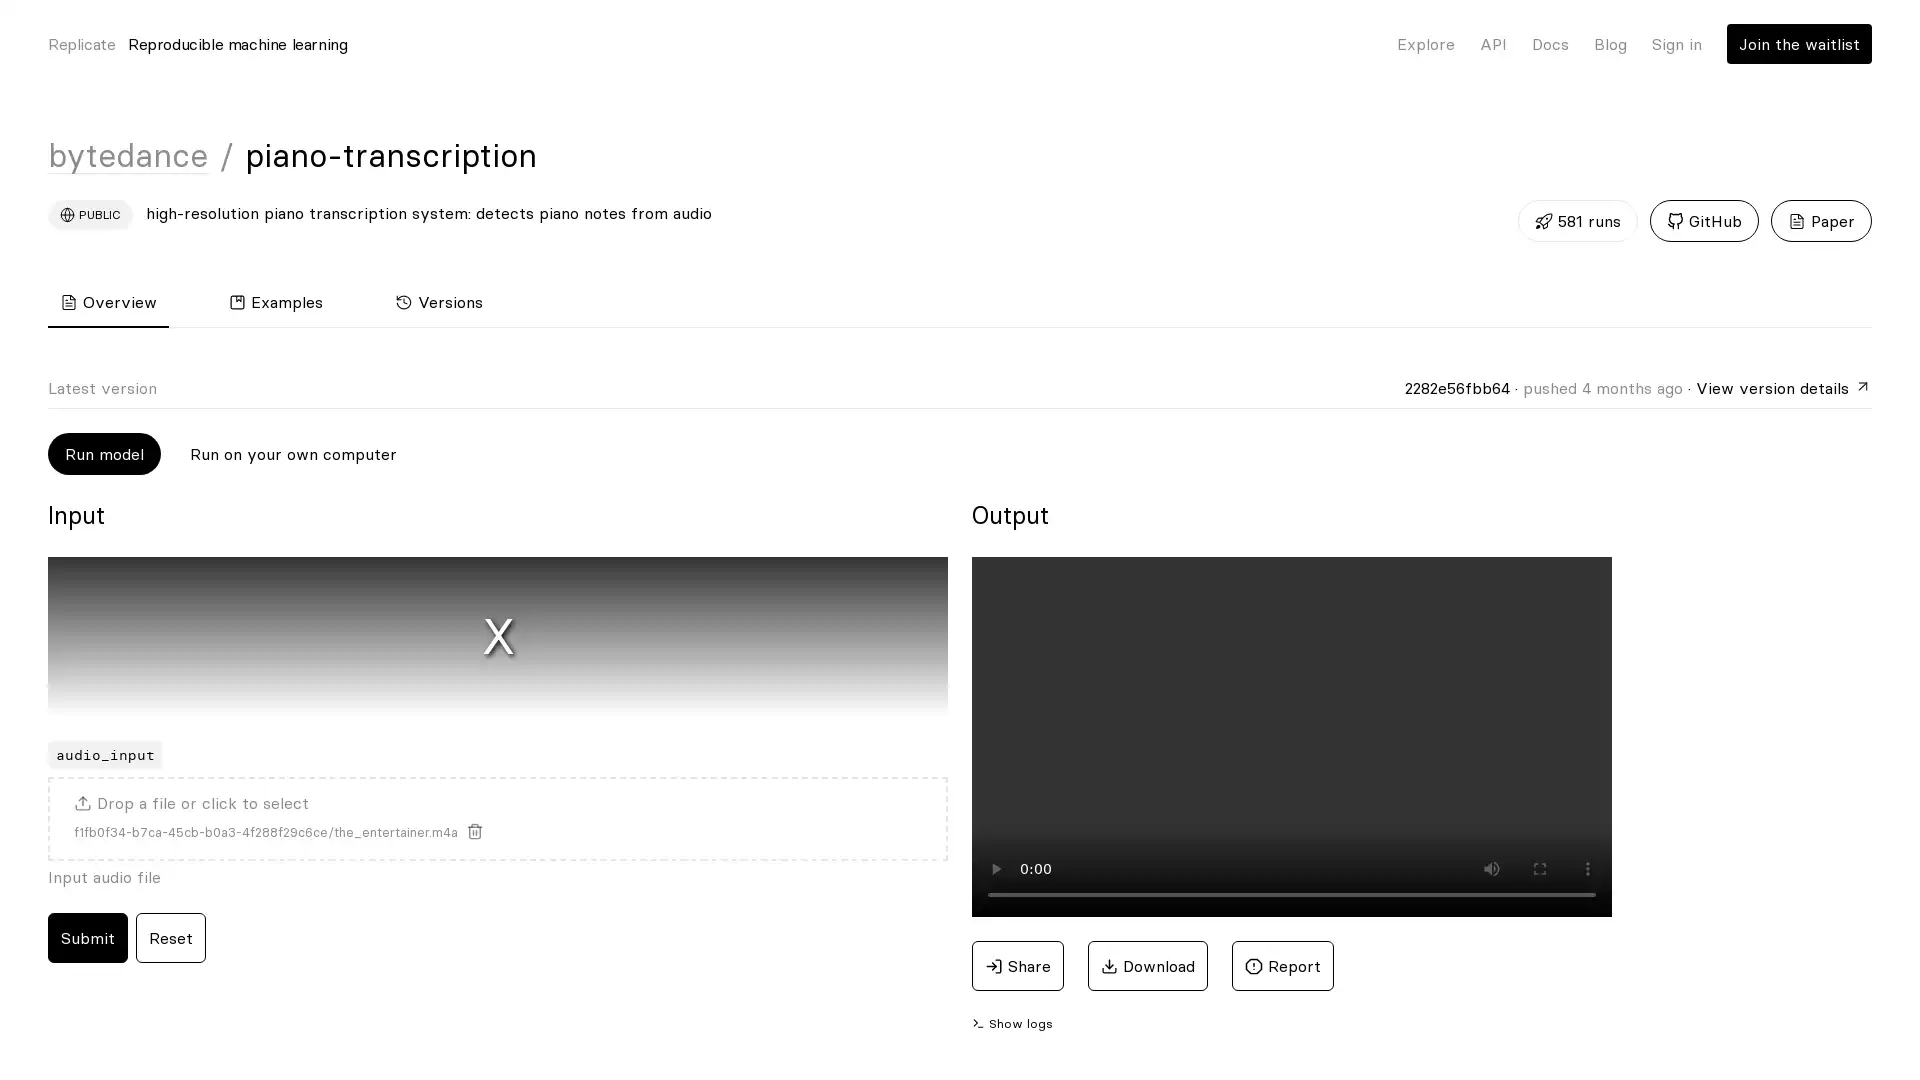 This screenshot has height=1080, width=1920. What do you see at coordinates (1539, 867) in the screenshot?
I see `enter full screen` at bounding box center [1539, 867].